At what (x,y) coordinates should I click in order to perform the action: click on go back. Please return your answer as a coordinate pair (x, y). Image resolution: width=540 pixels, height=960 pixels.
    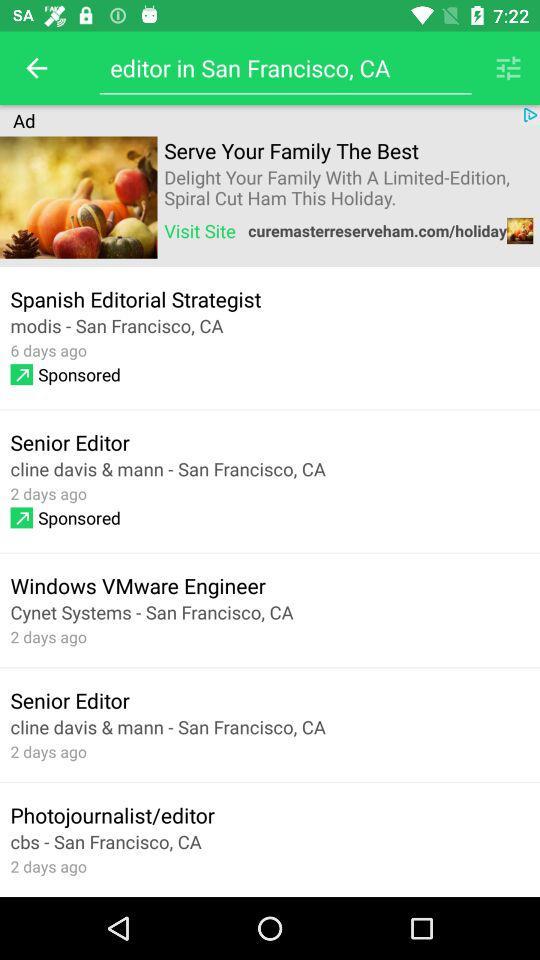
    Looking at the image, I should click on (36, 68).